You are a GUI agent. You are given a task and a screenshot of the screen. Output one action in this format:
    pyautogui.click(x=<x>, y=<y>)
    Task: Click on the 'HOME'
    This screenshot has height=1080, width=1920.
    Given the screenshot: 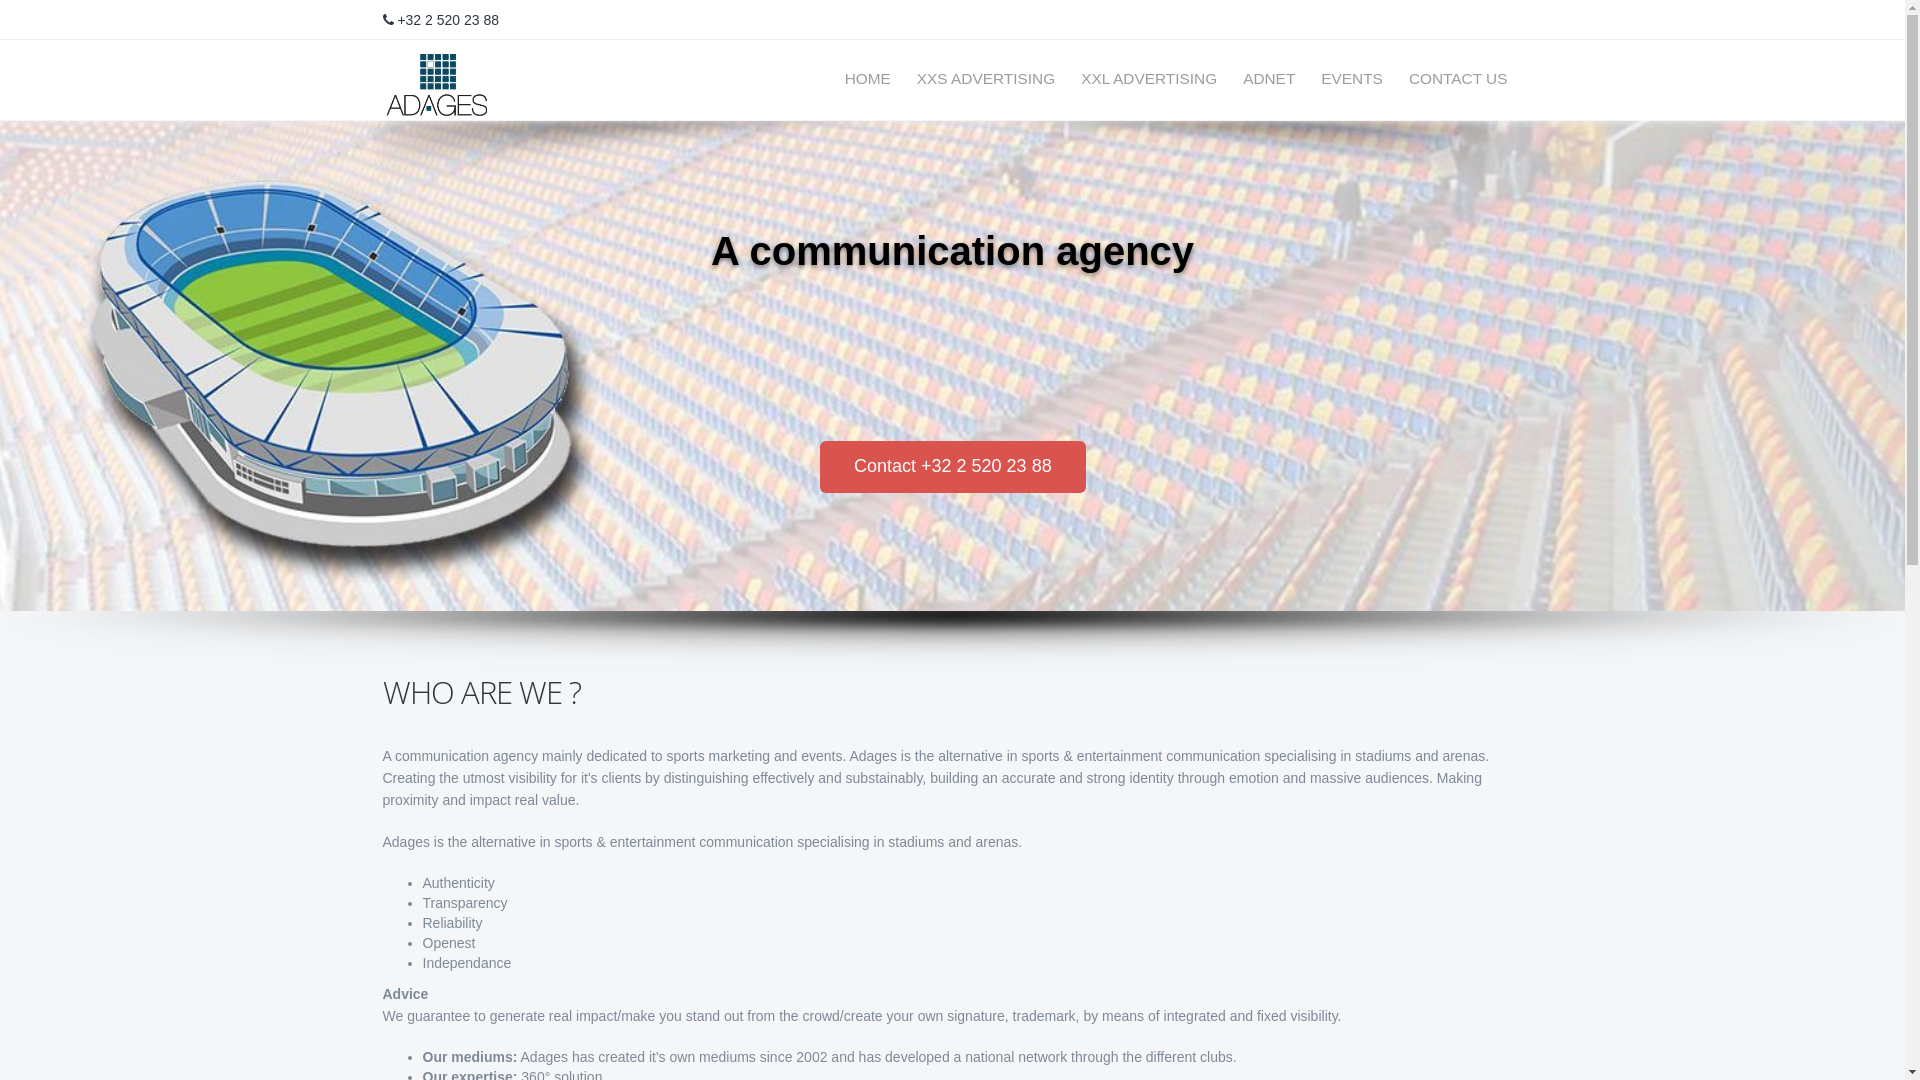 What is the action you would take?
    pyautogui.click(x=868, y=77)
    